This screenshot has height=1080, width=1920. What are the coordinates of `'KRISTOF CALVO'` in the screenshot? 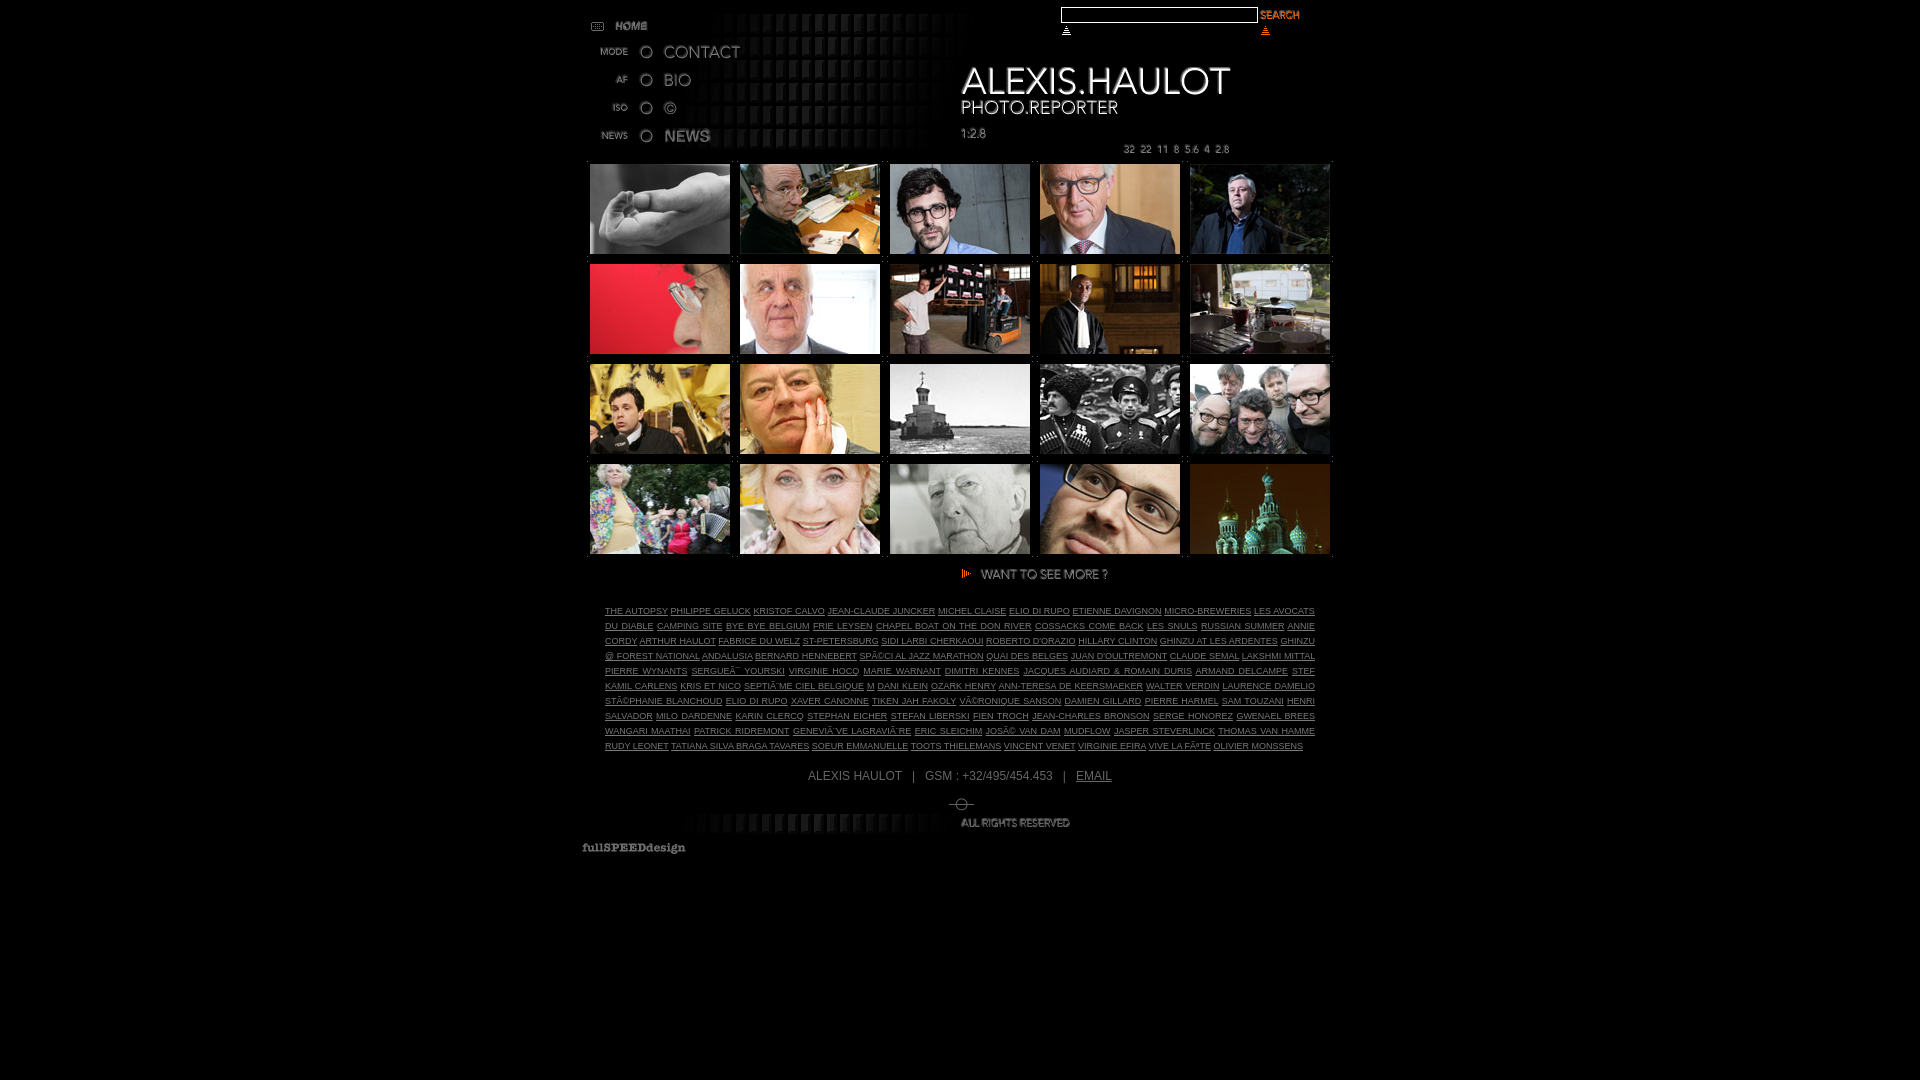 It's located at (787, 609).